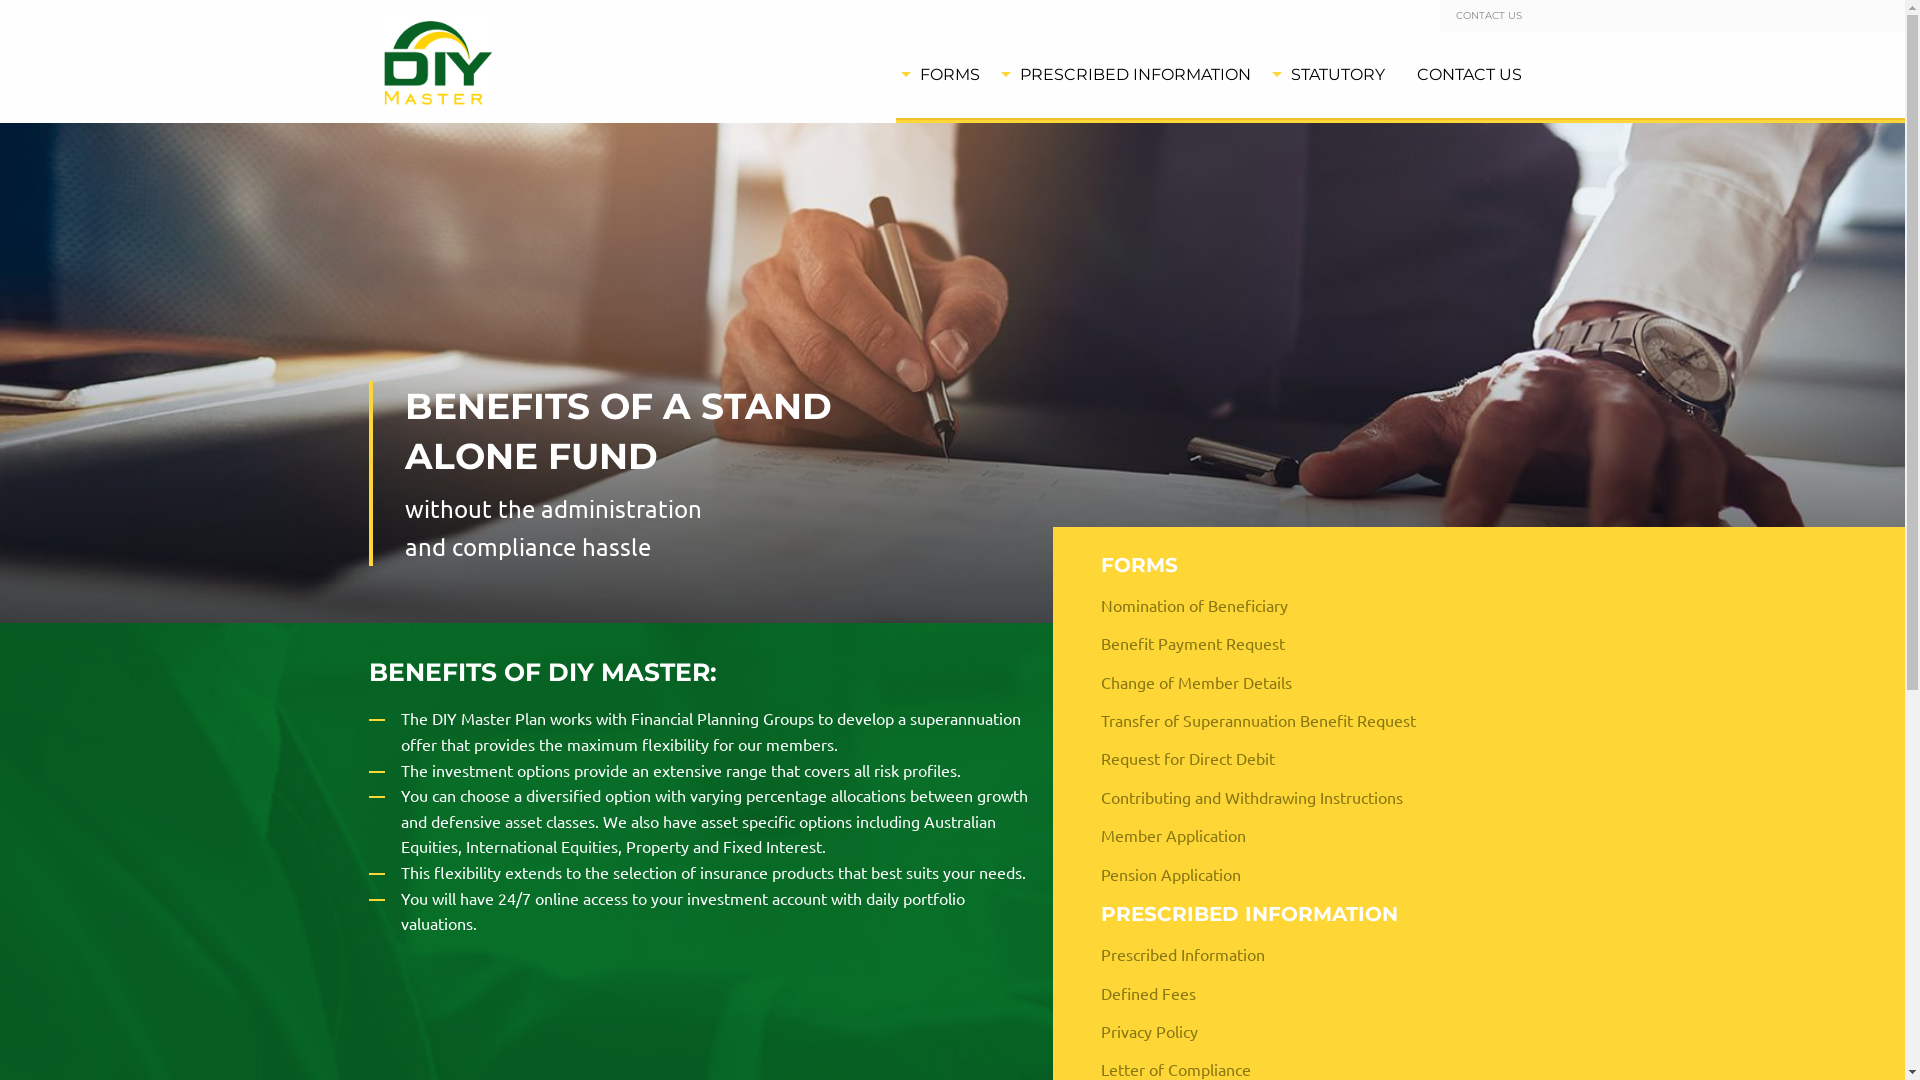 This screenshot has height=1080, width=1920. I want to click on 'Transfer of Superannuation Benefit Request', so click(1301, 720).